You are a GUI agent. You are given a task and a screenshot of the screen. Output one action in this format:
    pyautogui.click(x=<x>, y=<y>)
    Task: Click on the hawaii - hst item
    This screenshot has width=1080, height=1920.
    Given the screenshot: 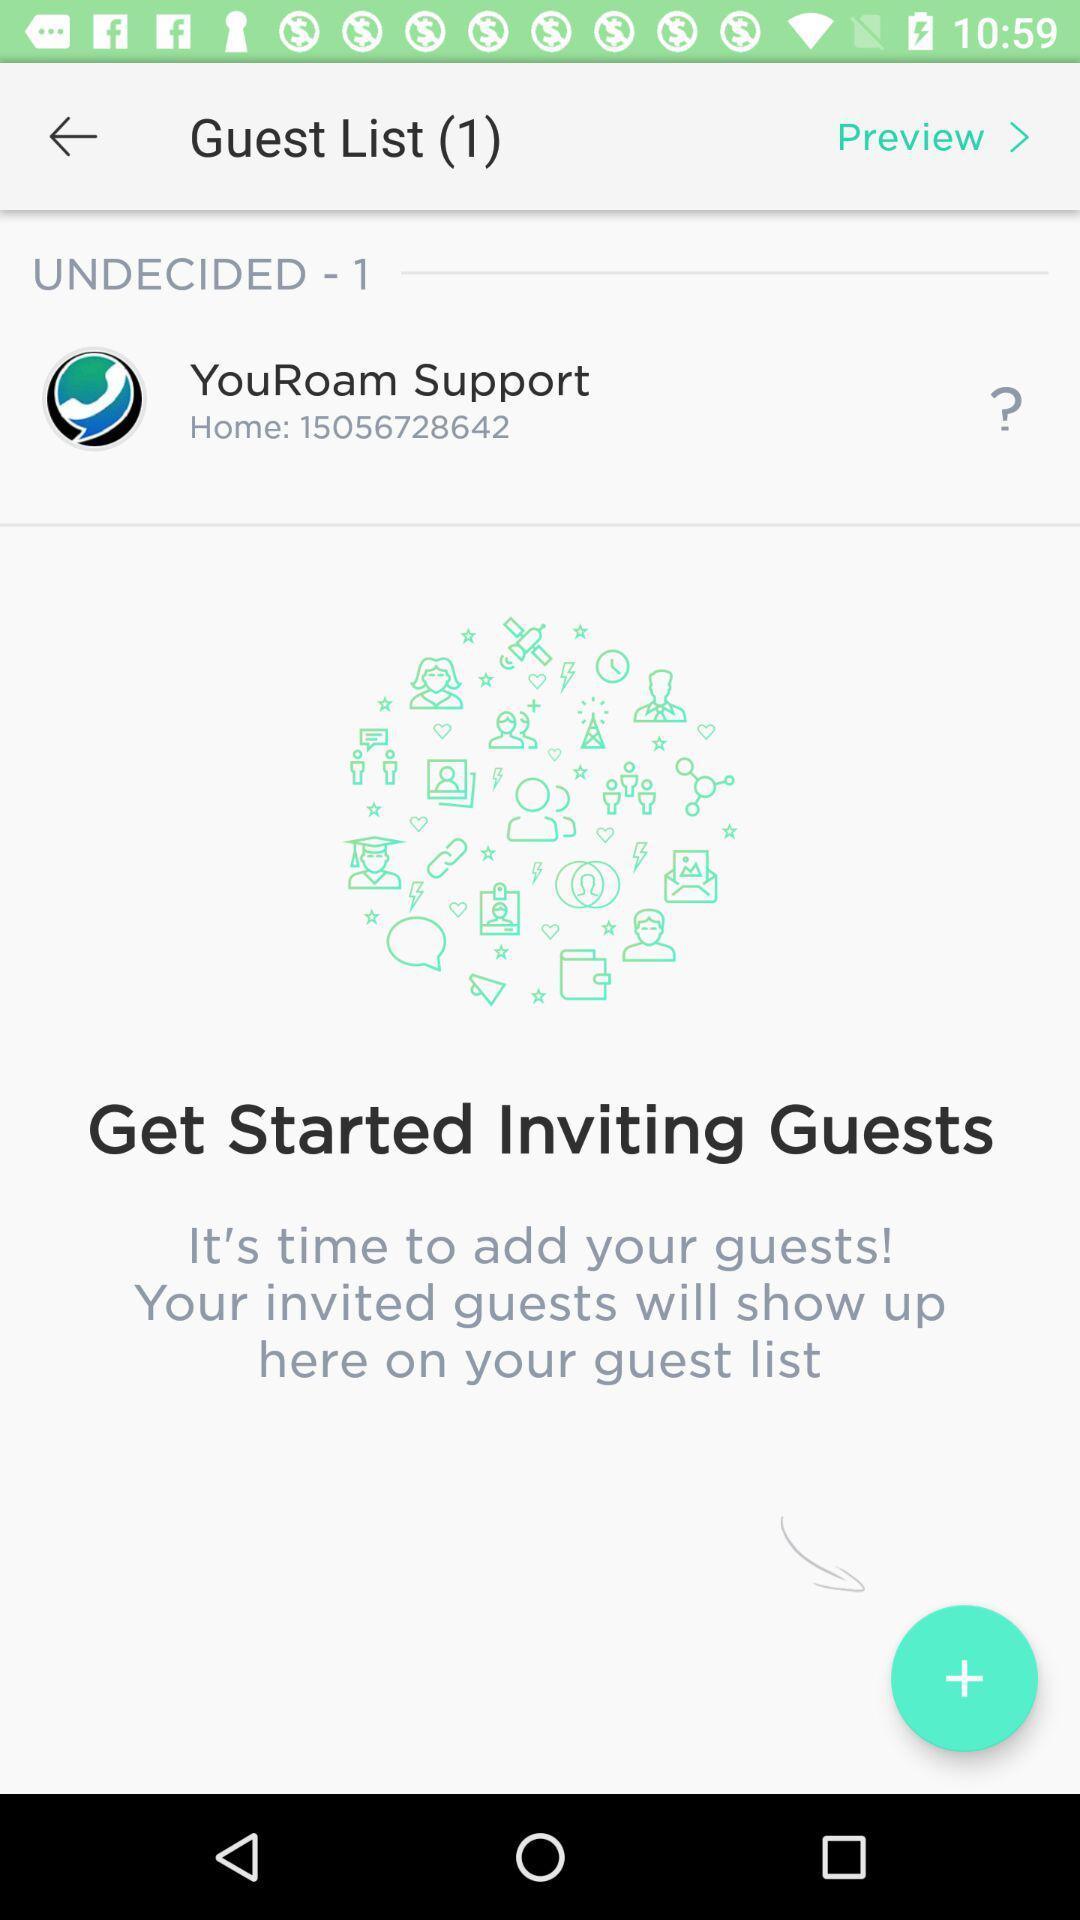 What is the action you would take?
    pyautogui.click(x=540, y=1024)
    